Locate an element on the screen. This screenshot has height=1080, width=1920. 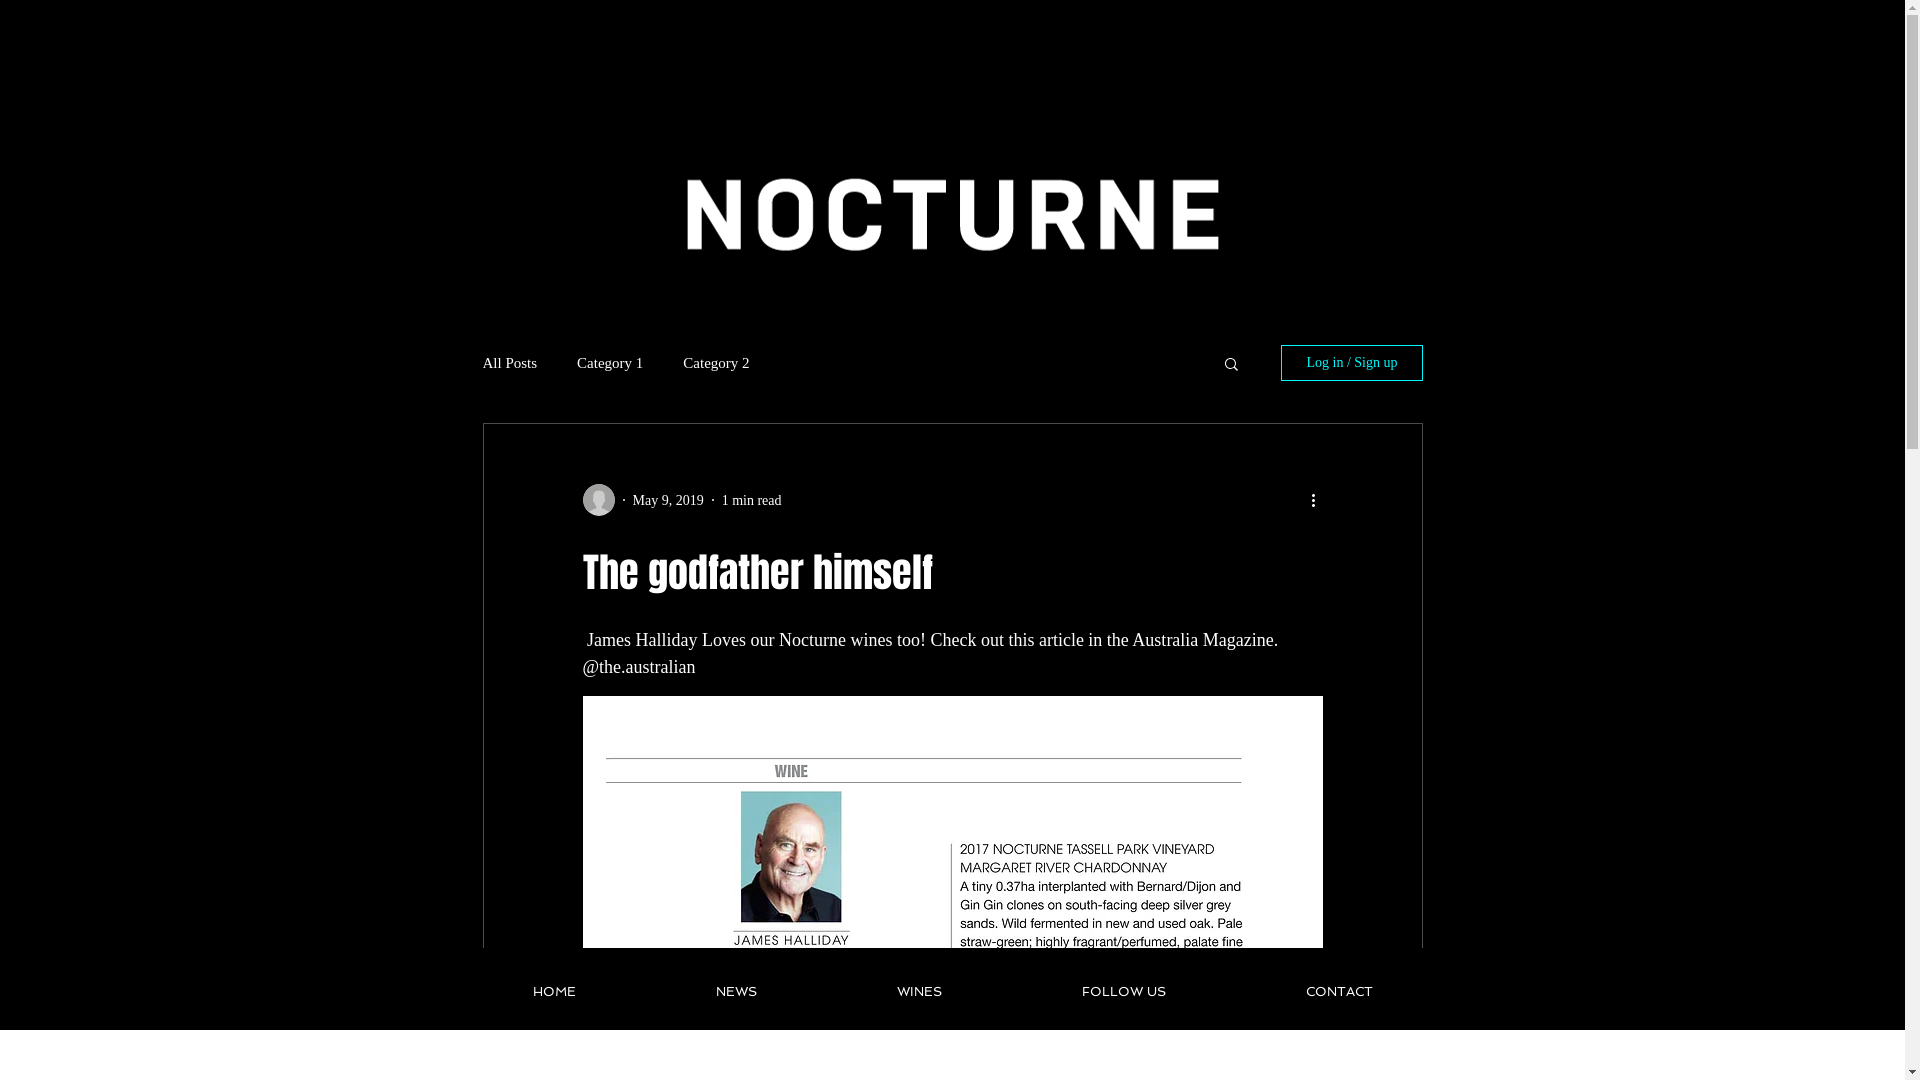
'CONTACT' is located at coordinates (1339, 991).